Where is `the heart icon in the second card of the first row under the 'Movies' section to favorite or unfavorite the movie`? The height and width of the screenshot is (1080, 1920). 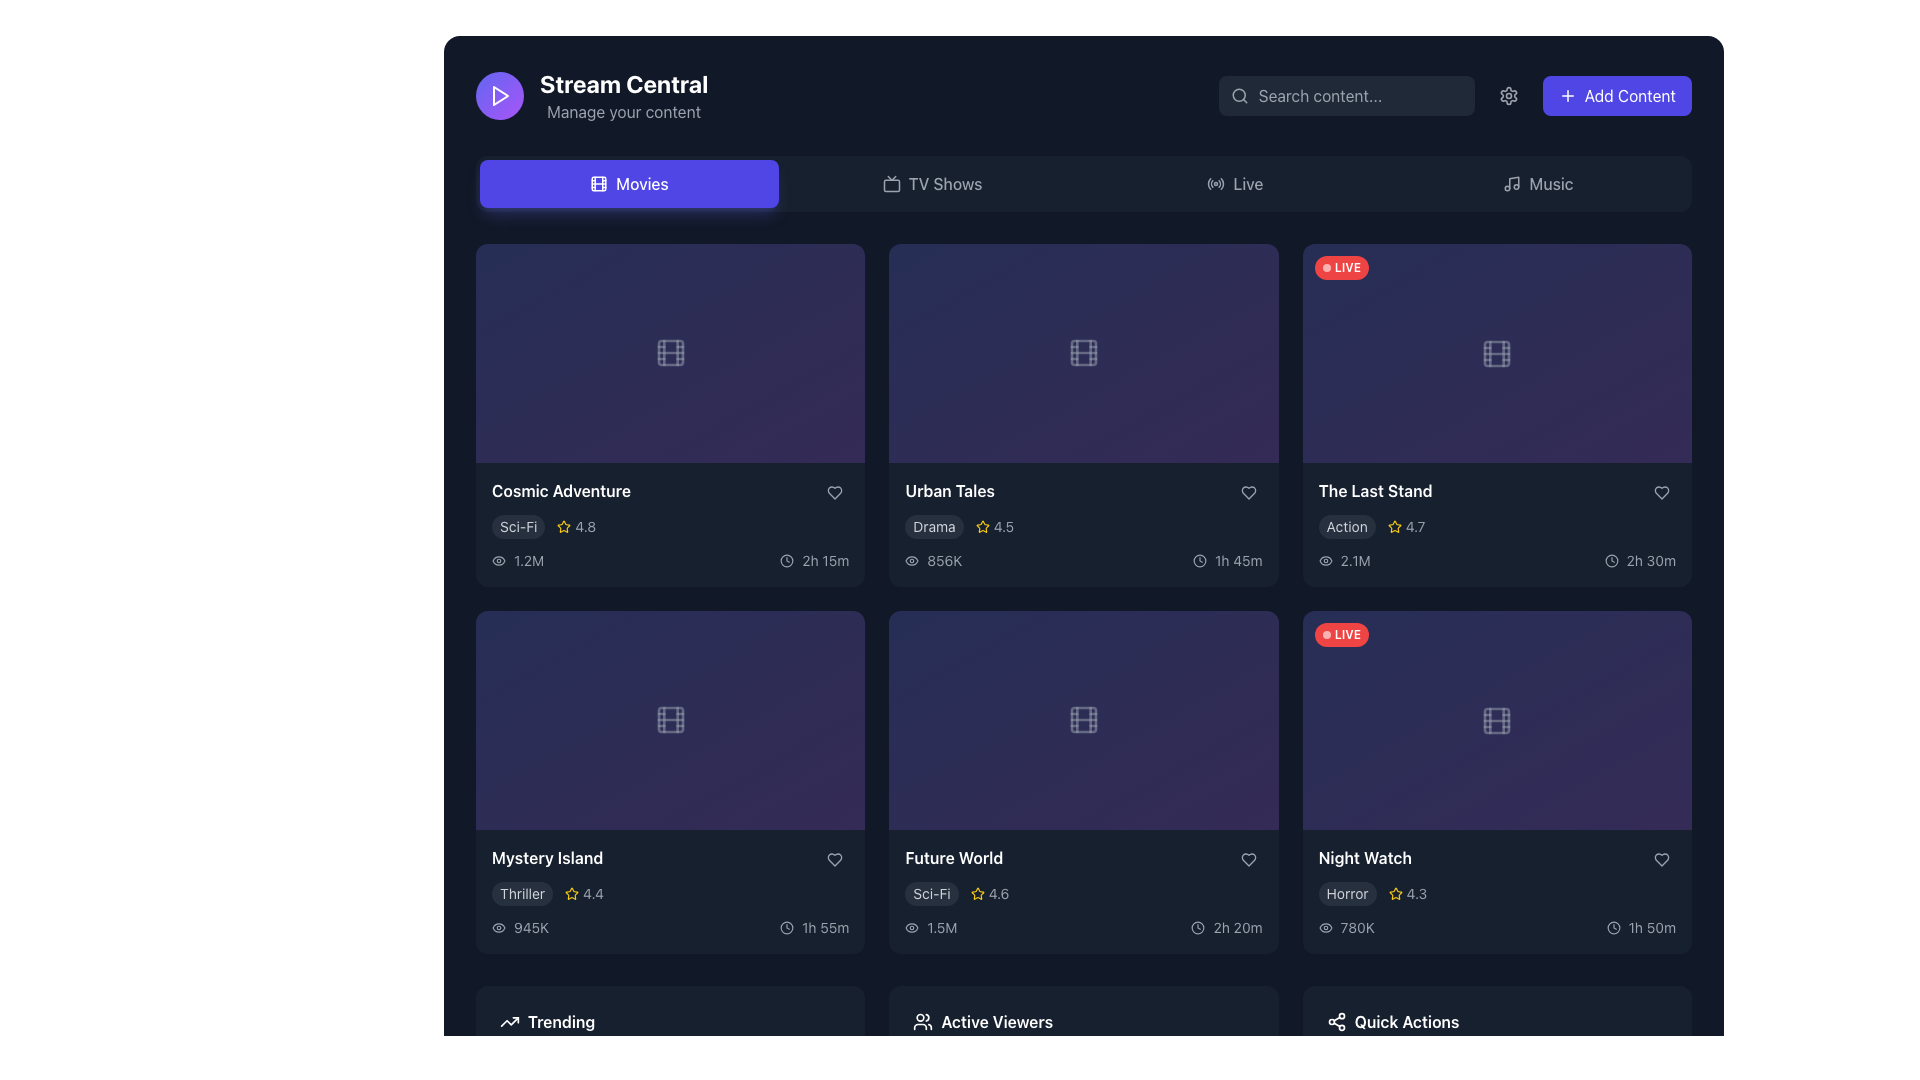 the heart icon in the second card of the first row under the 'Movies' section to favorite or unfavorite the movie is located at coordinates (835, 493).